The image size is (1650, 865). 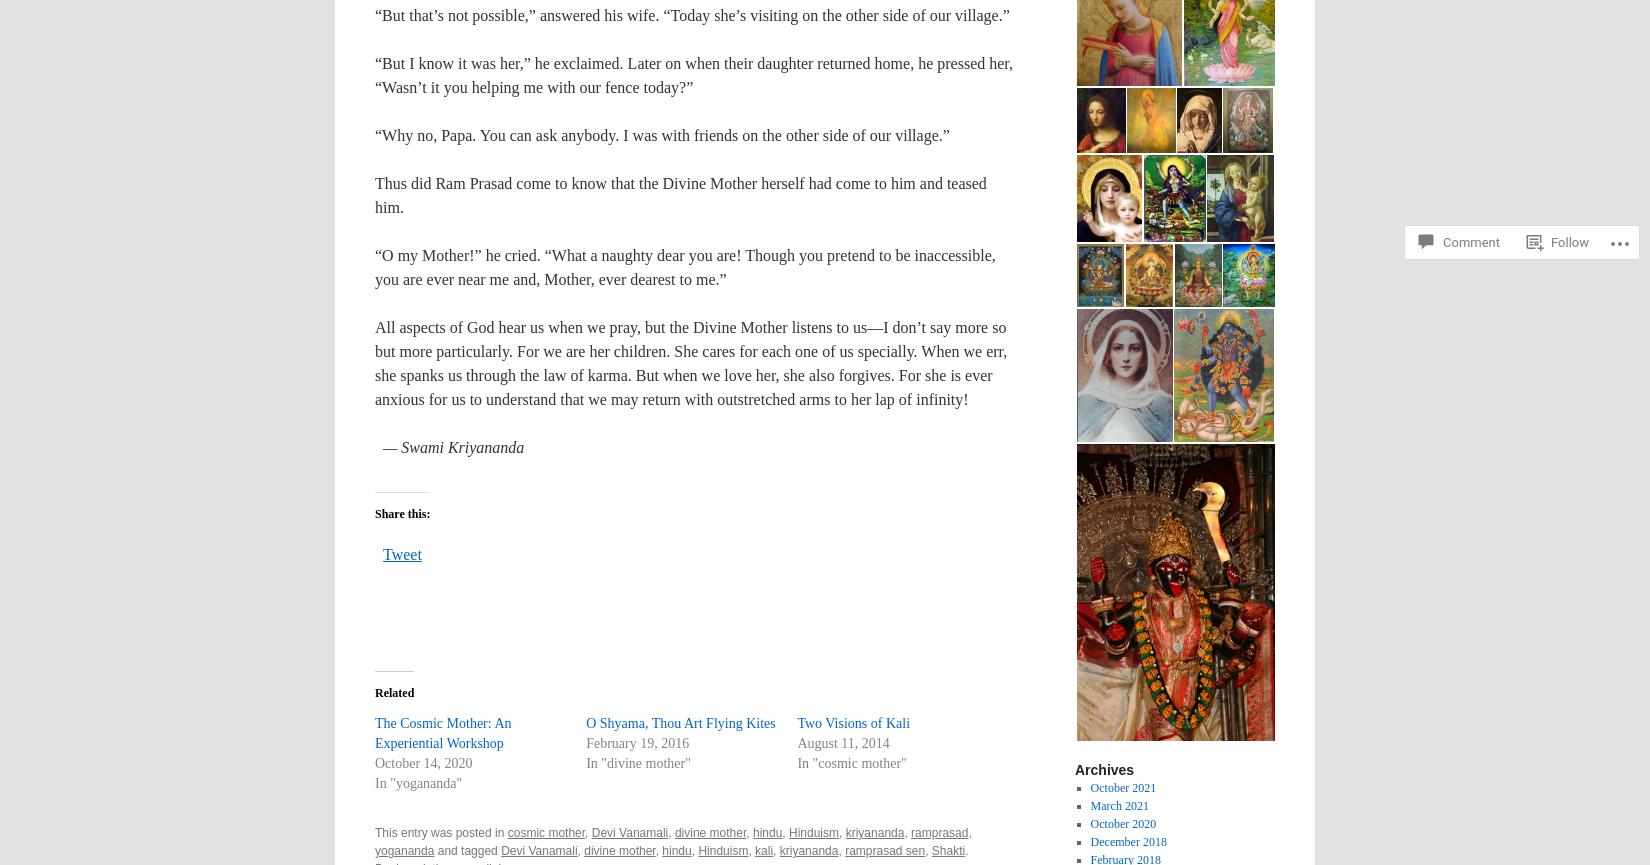 I want to click on '“But that’s not possible,” answered his wife. “Today she’s visiting on the other side of our village.”', so click(x=375, y=15).